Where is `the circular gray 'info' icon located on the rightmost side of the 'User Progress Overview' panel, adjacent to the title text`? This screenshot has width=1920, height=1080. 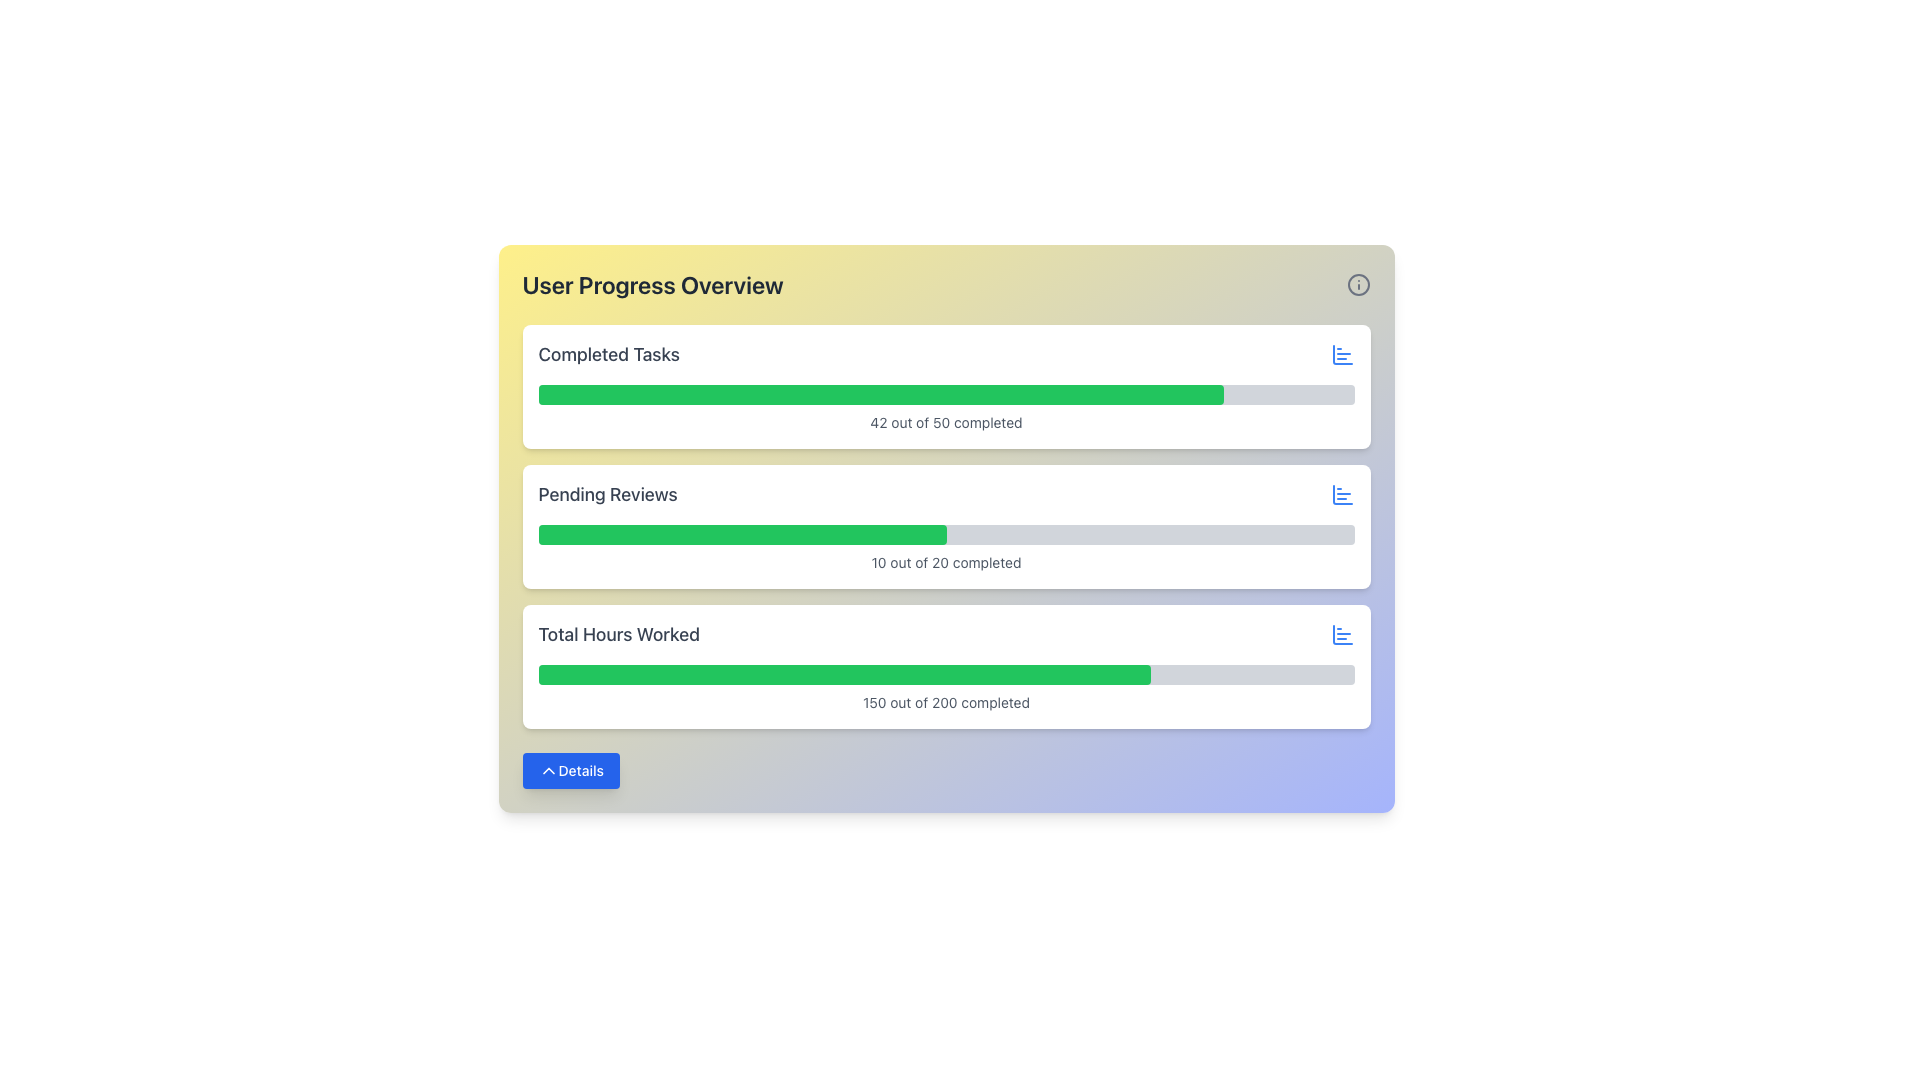
the circular gray 'info' icon located on the rightmost side of the 'User Progress Overview' panel, adjacent to the title text is located at coordinates (1358, 285).